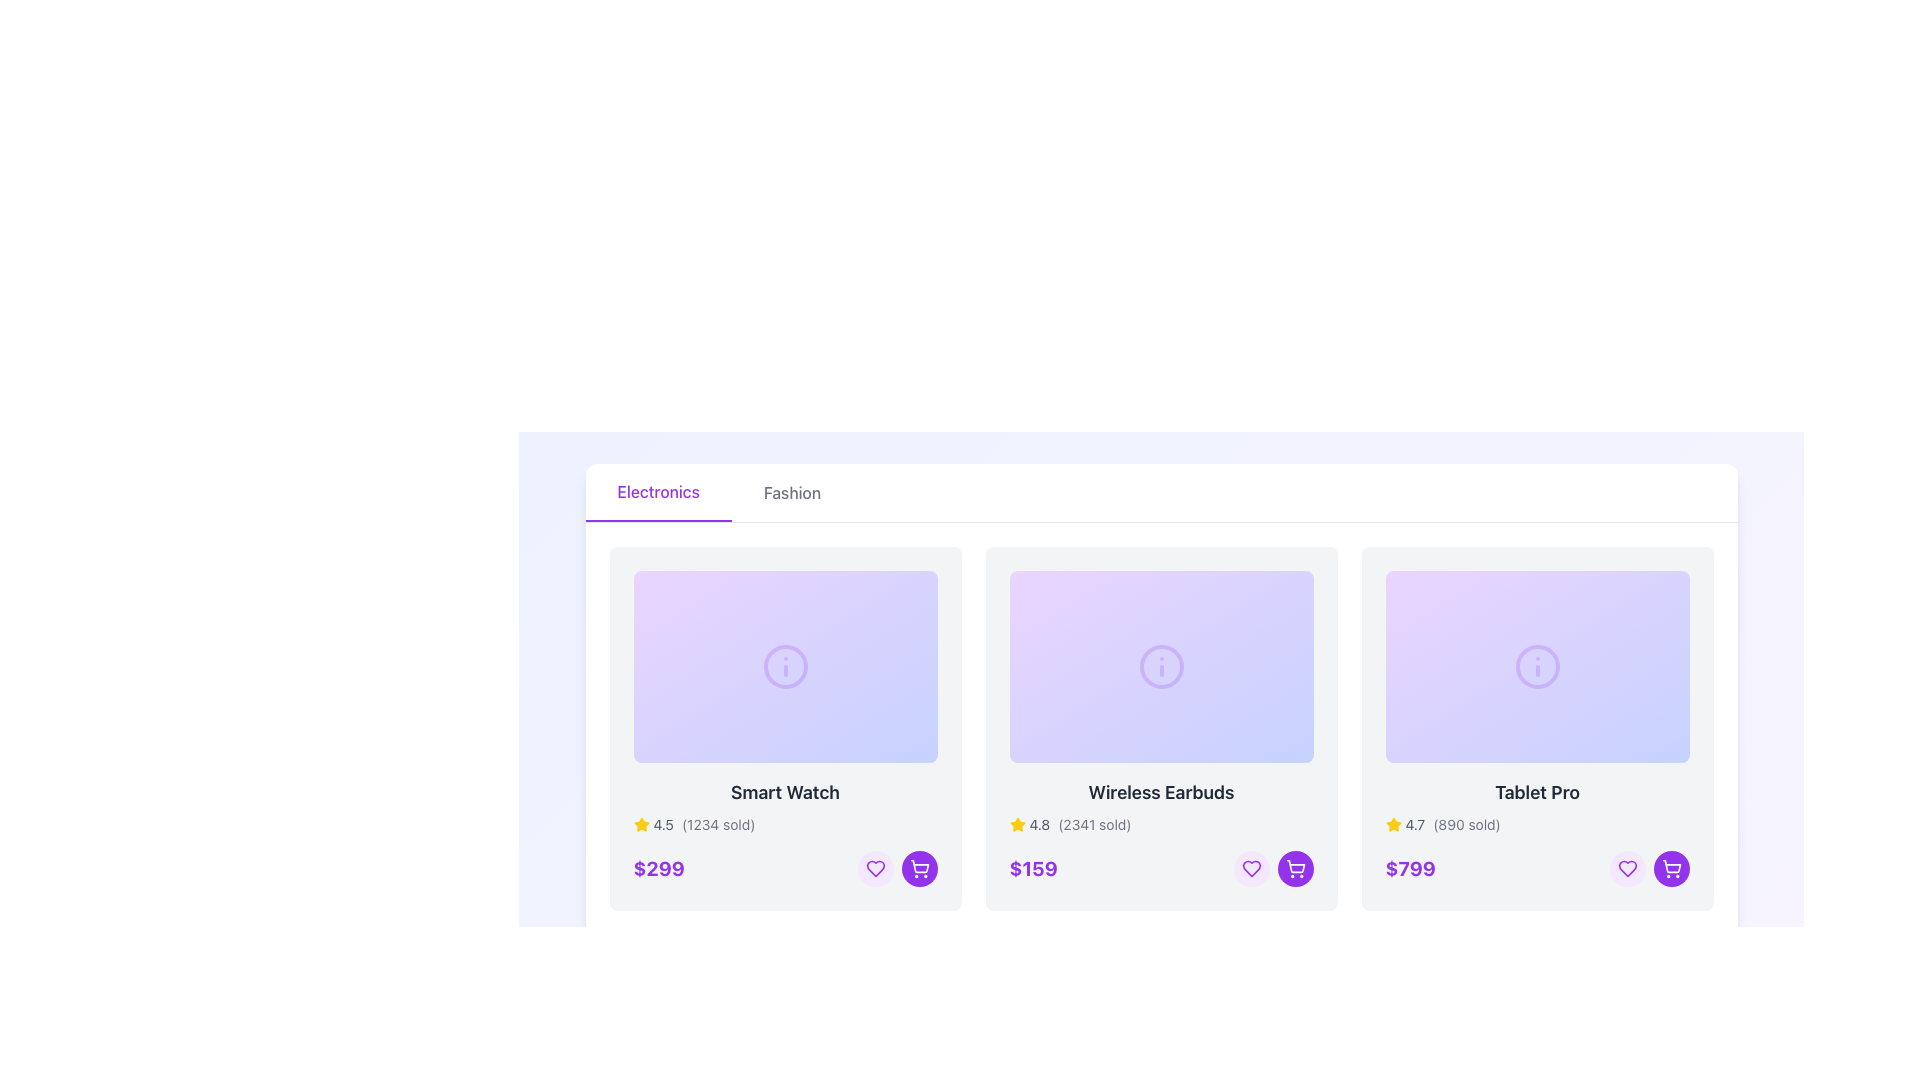  What do you see at coordinates (1392, 825) in the screenshot?
I see `the yellow star icon representing a rating system, located next to the text '4.7' and above the price information for the 'Tablet Pro' item` at bounding box center [1392, 825].